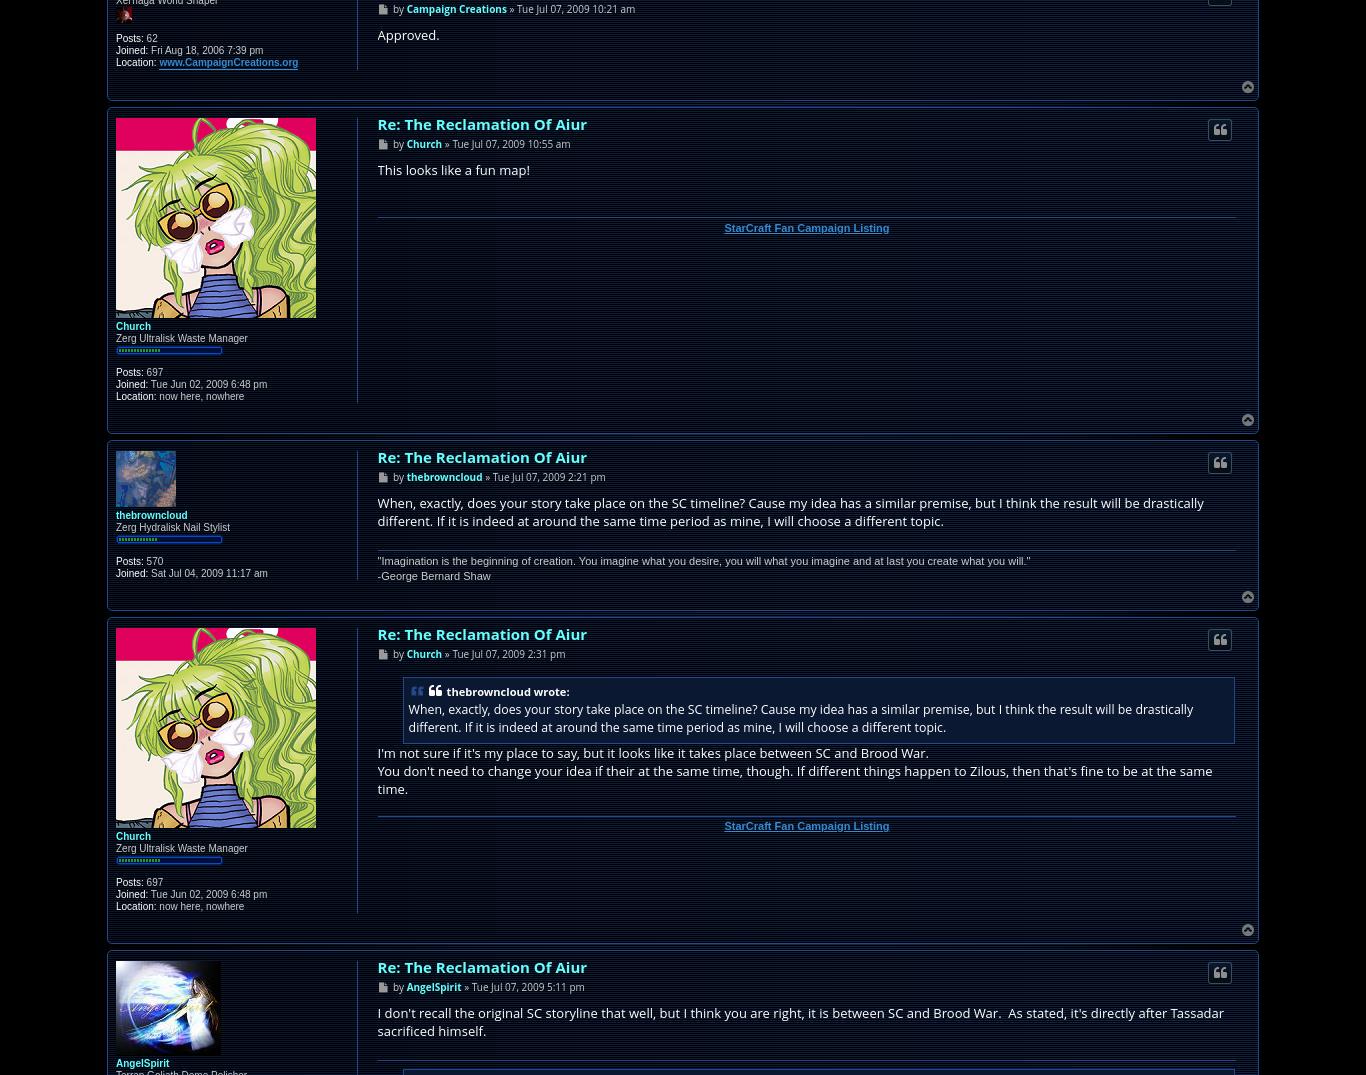 The image size is (1366, 1075). I want to click on 'Fri Aug 18, 2006 7:39 pm', so click(146, 48).